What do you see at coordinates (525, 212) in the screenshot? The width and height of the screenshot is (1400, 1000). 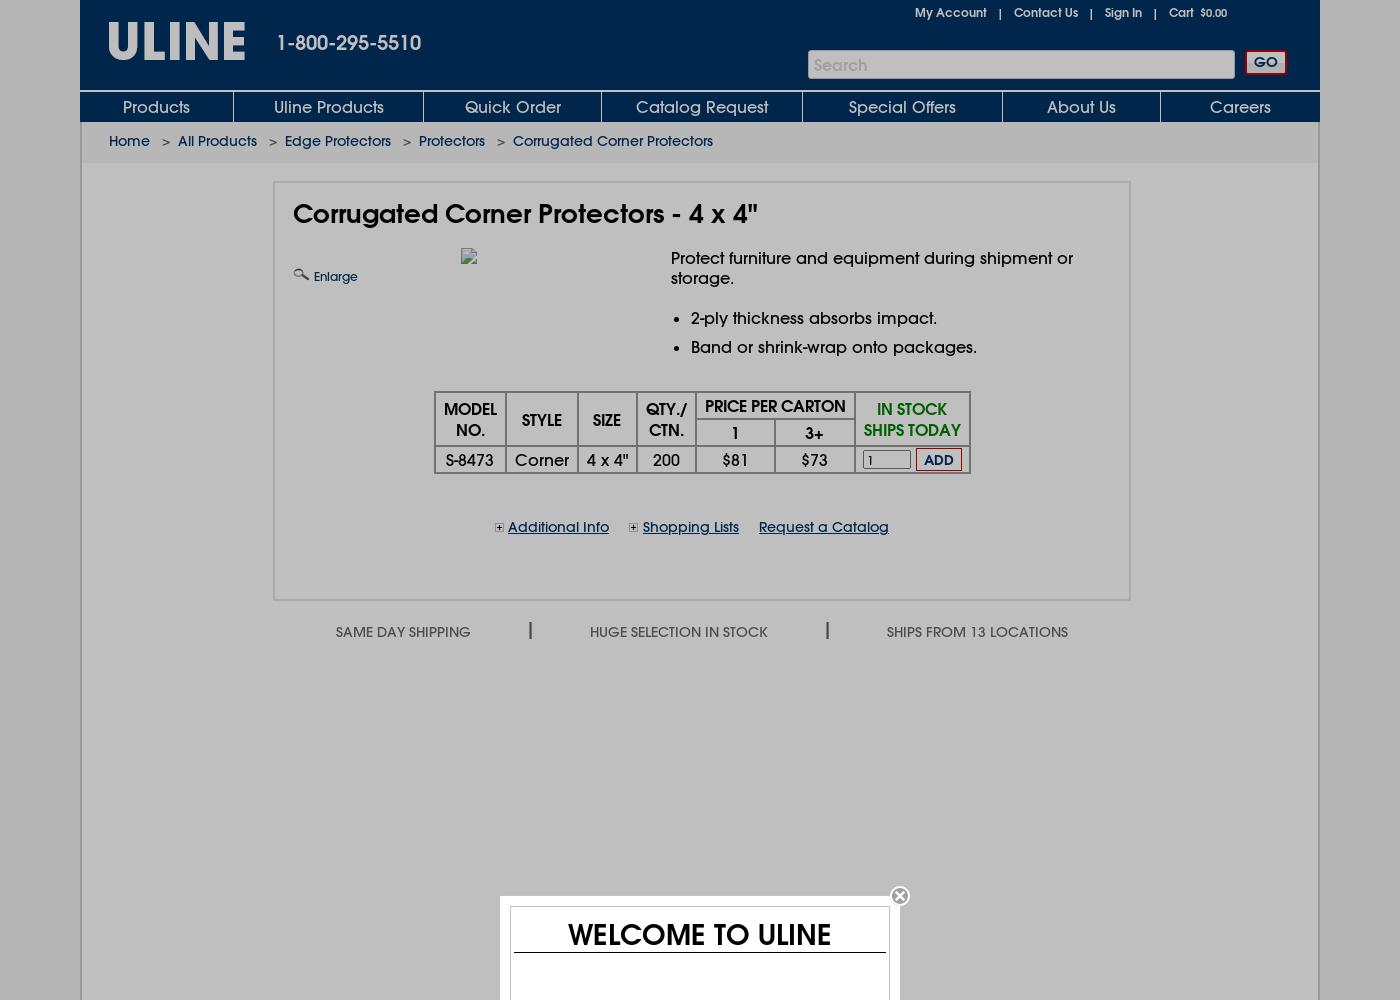 I see `'Corrugated Corner Protectors - 4 x 4"'` at bounding box center [525, 212].